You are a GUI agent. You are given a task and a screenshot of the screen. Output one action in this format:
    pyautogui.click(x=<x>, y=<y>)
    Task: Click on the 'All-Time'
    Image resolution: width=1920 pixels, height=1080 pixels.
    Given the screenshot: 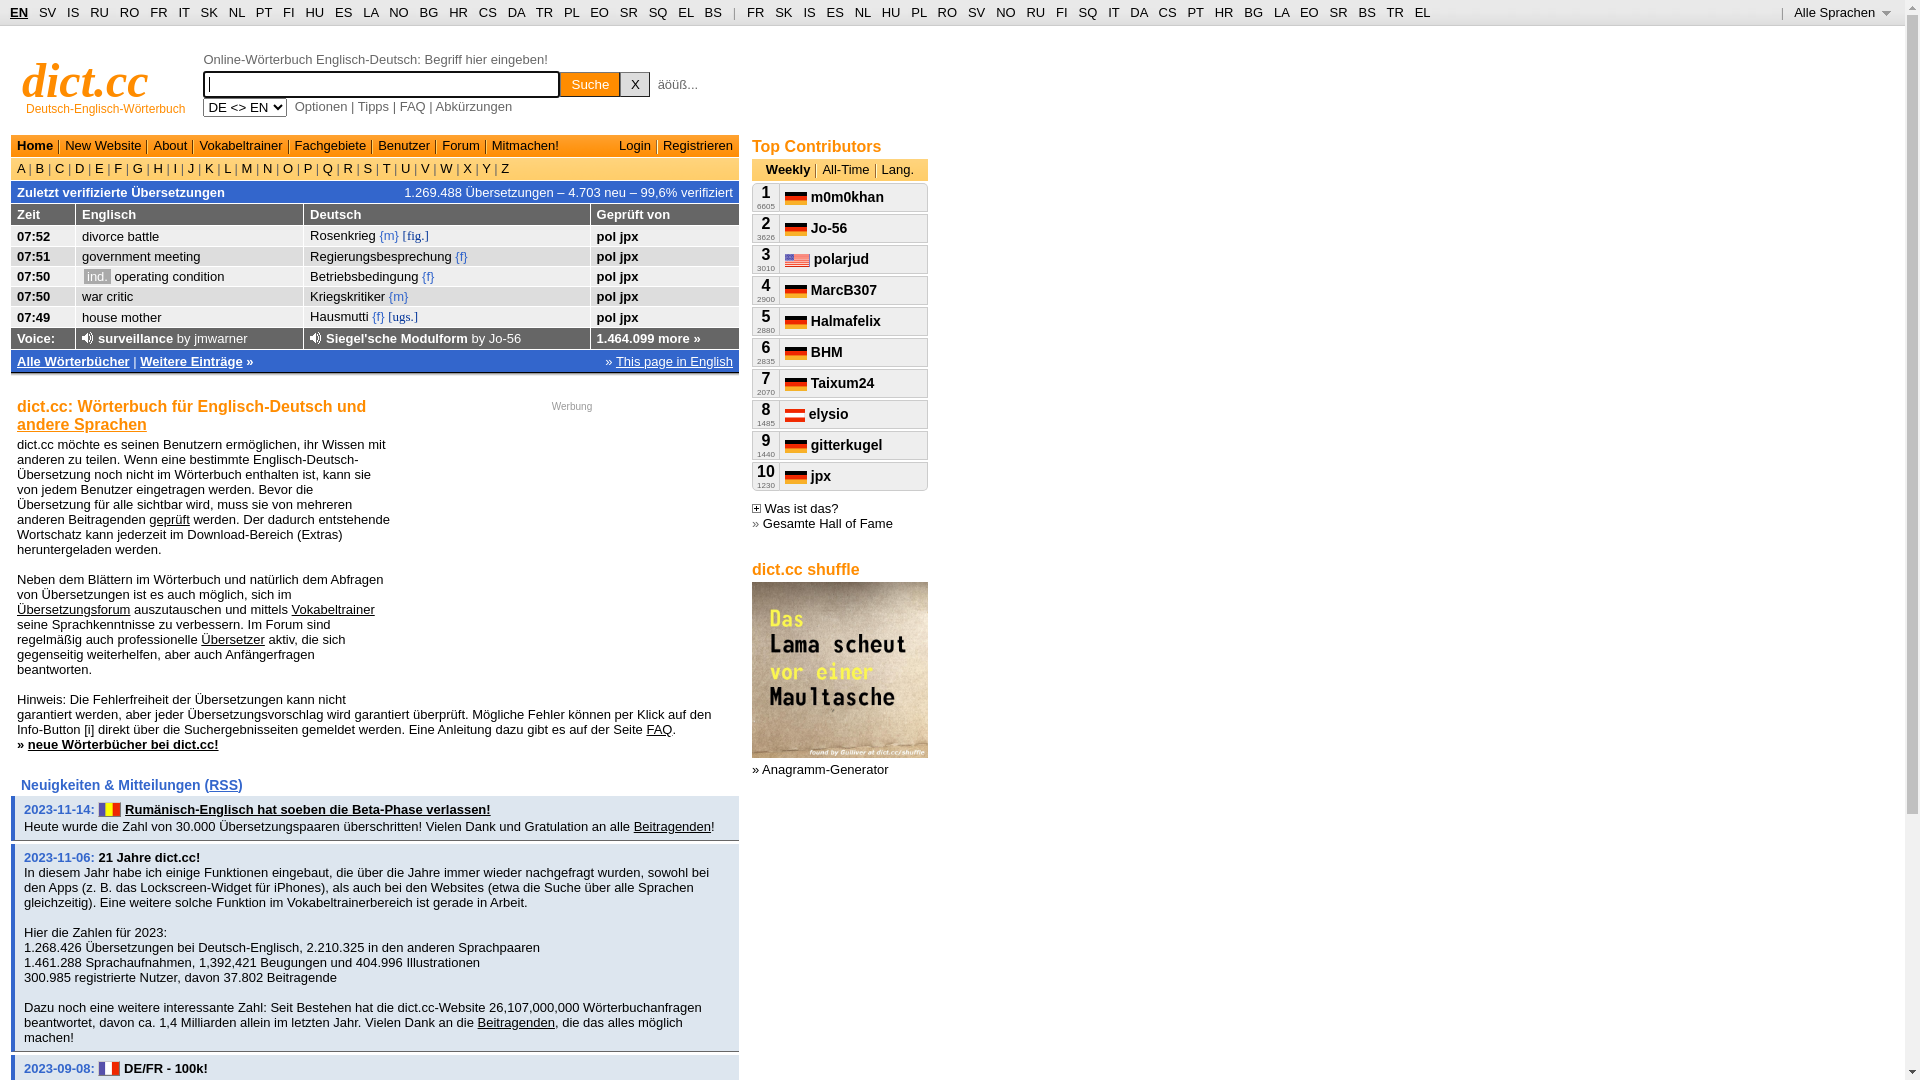 What is the action you would take?
    pyautogui.click(x=845, y=168)
    